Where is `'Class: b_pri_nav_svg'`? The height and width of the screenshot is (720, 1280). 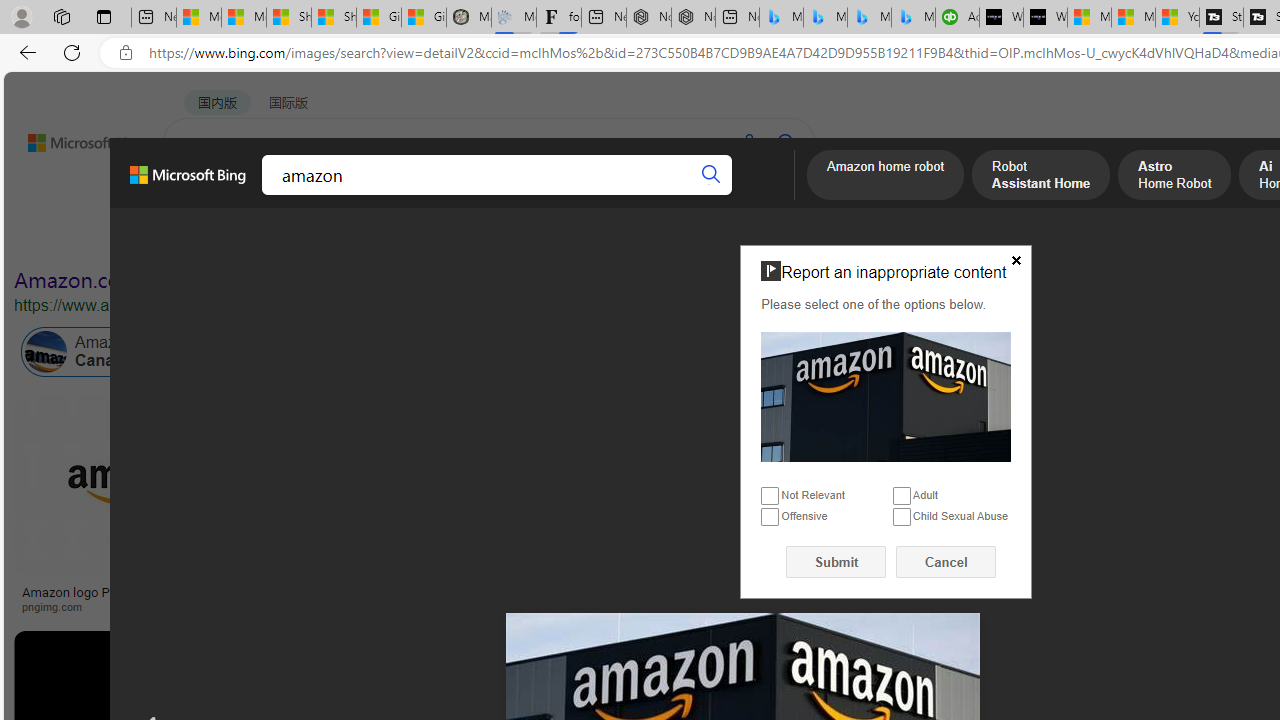
'Class: b_pri_nav_svg' is located at coordinates (337, 197).